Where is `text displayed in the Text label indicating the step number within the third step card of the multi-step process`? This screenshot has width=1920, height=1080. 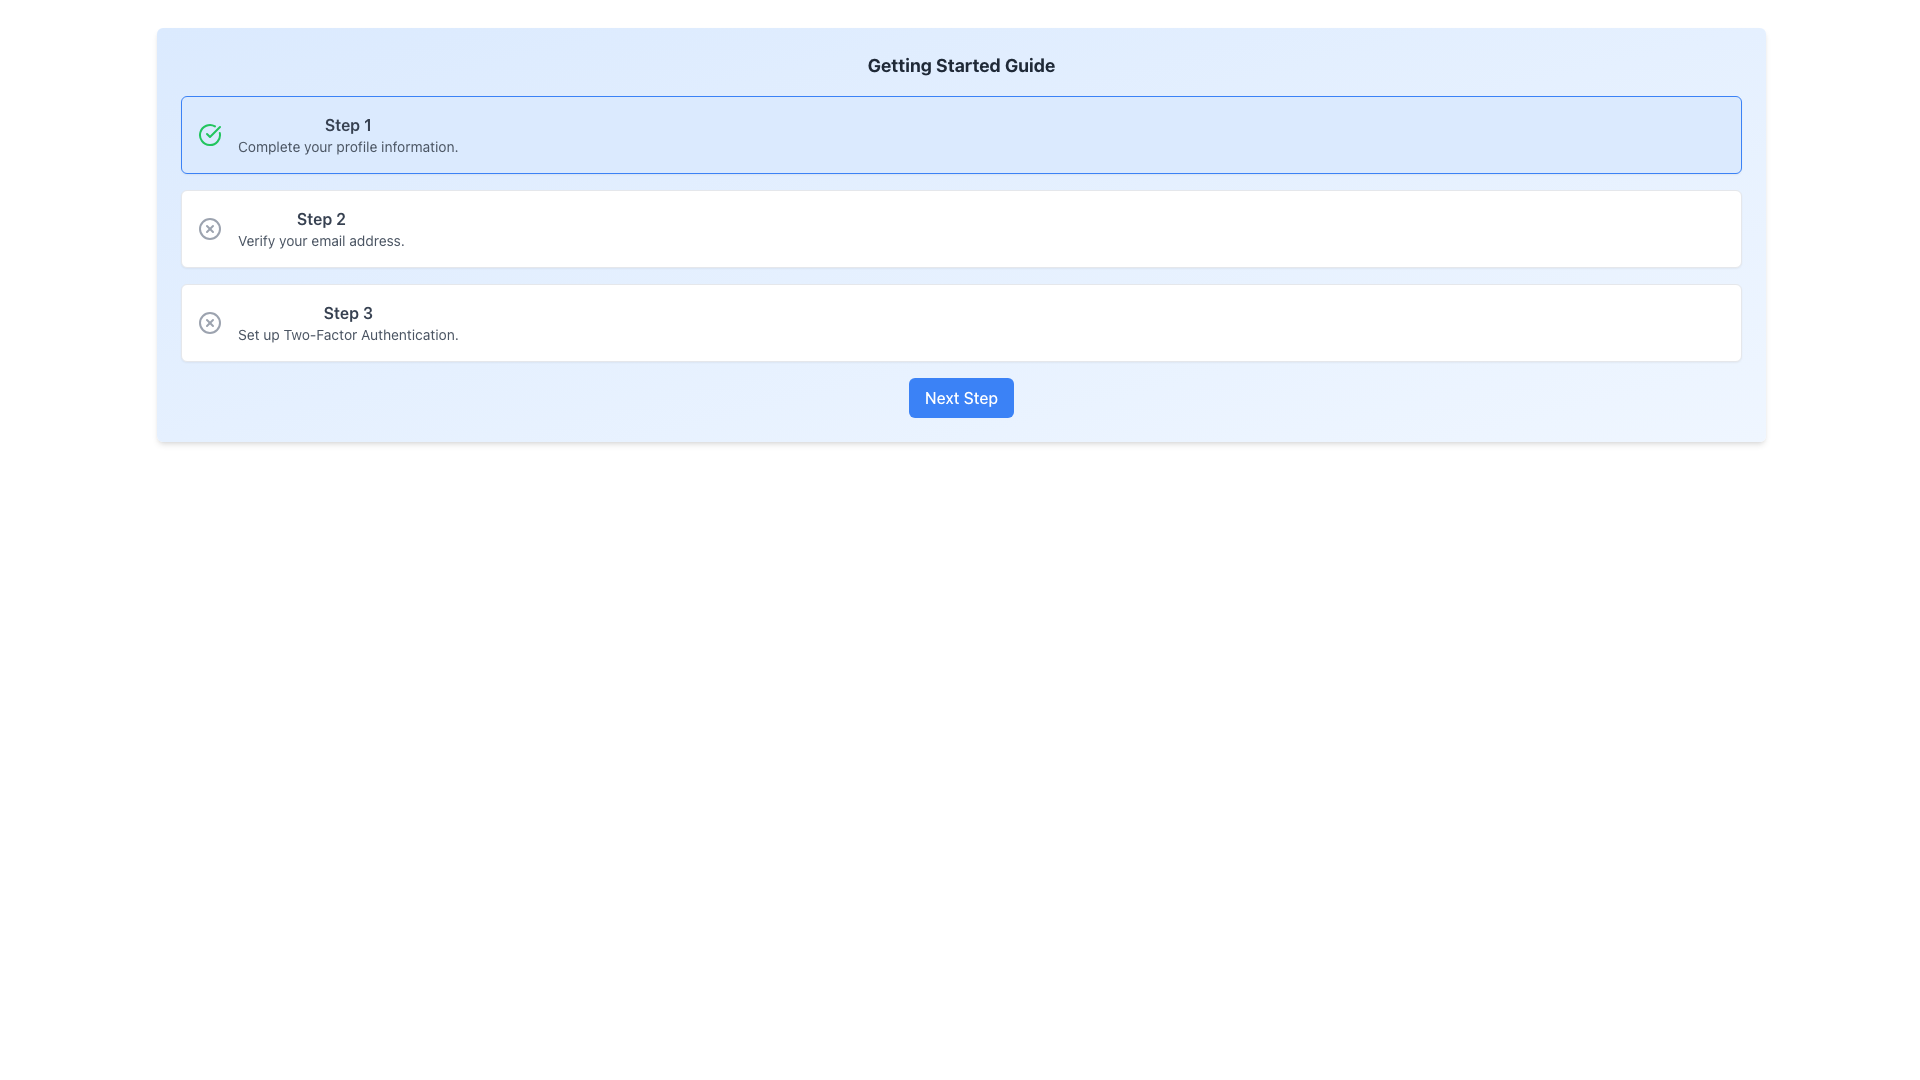
text displayed in the Text label indicating the step number within the third step card of the multi-step process is located at coordinates (348, 312).